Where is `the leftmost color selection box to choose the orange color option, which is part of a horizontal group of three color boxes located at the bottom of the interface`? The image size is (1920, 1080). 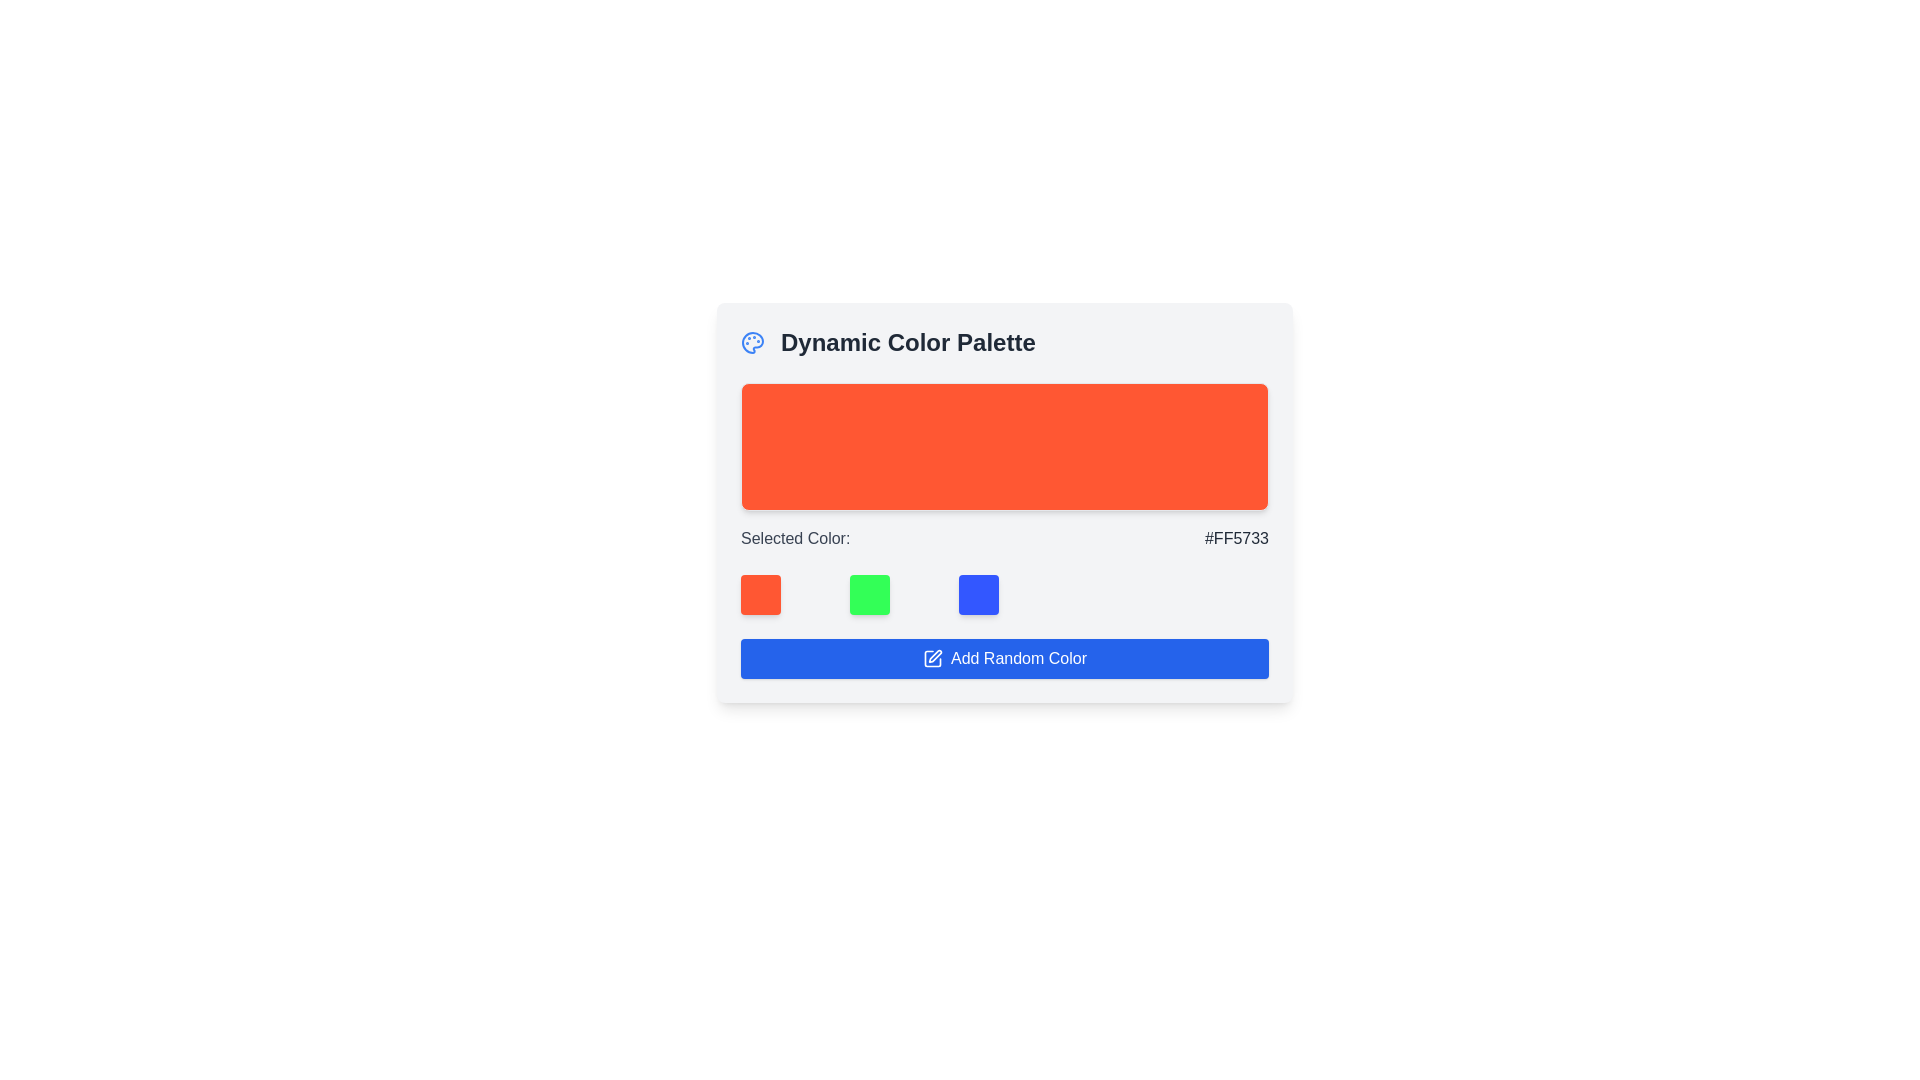 the leftmost color selection box to choose the orange color option, which is part of a horizontal group of three color boxes located at the bottom of the interface is located at coordinates (760, 593).